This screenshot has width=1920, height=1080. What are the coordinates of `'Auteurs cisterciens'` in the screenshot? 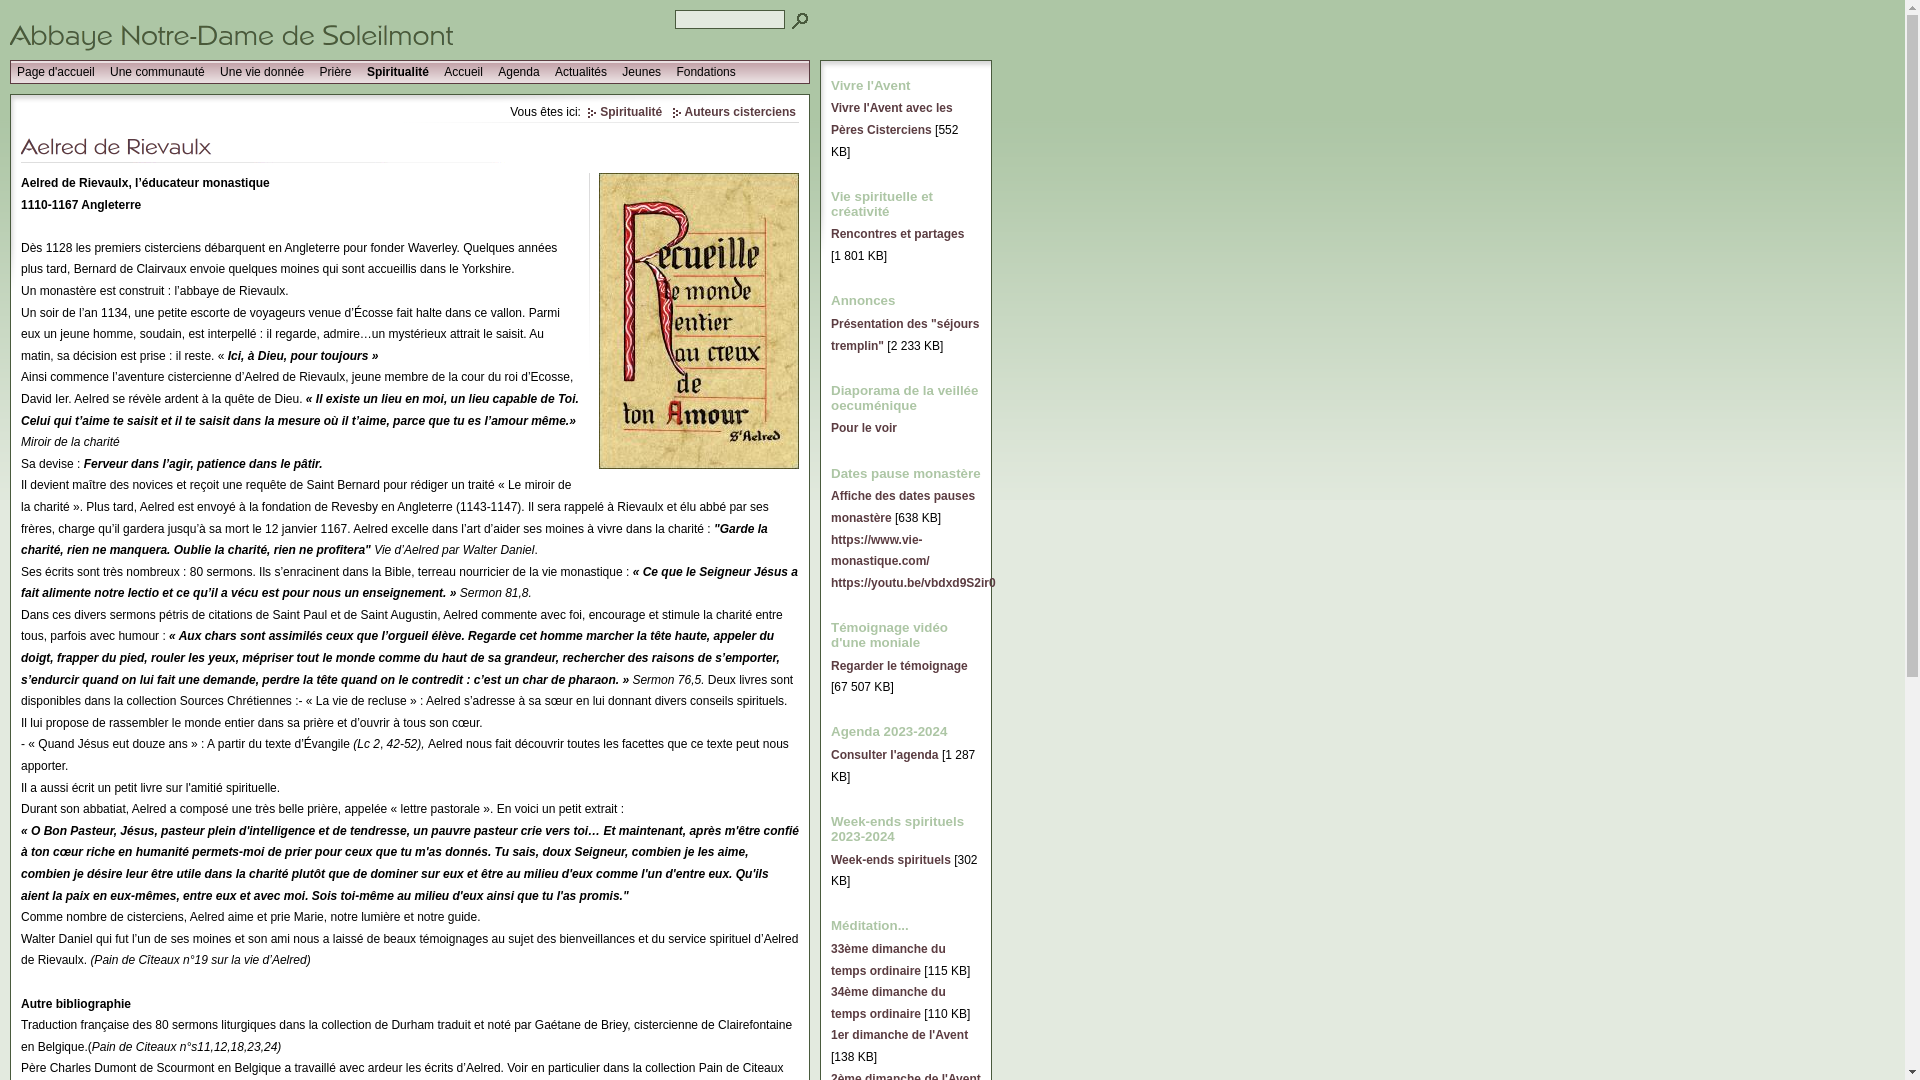 It's located at (733, 111).